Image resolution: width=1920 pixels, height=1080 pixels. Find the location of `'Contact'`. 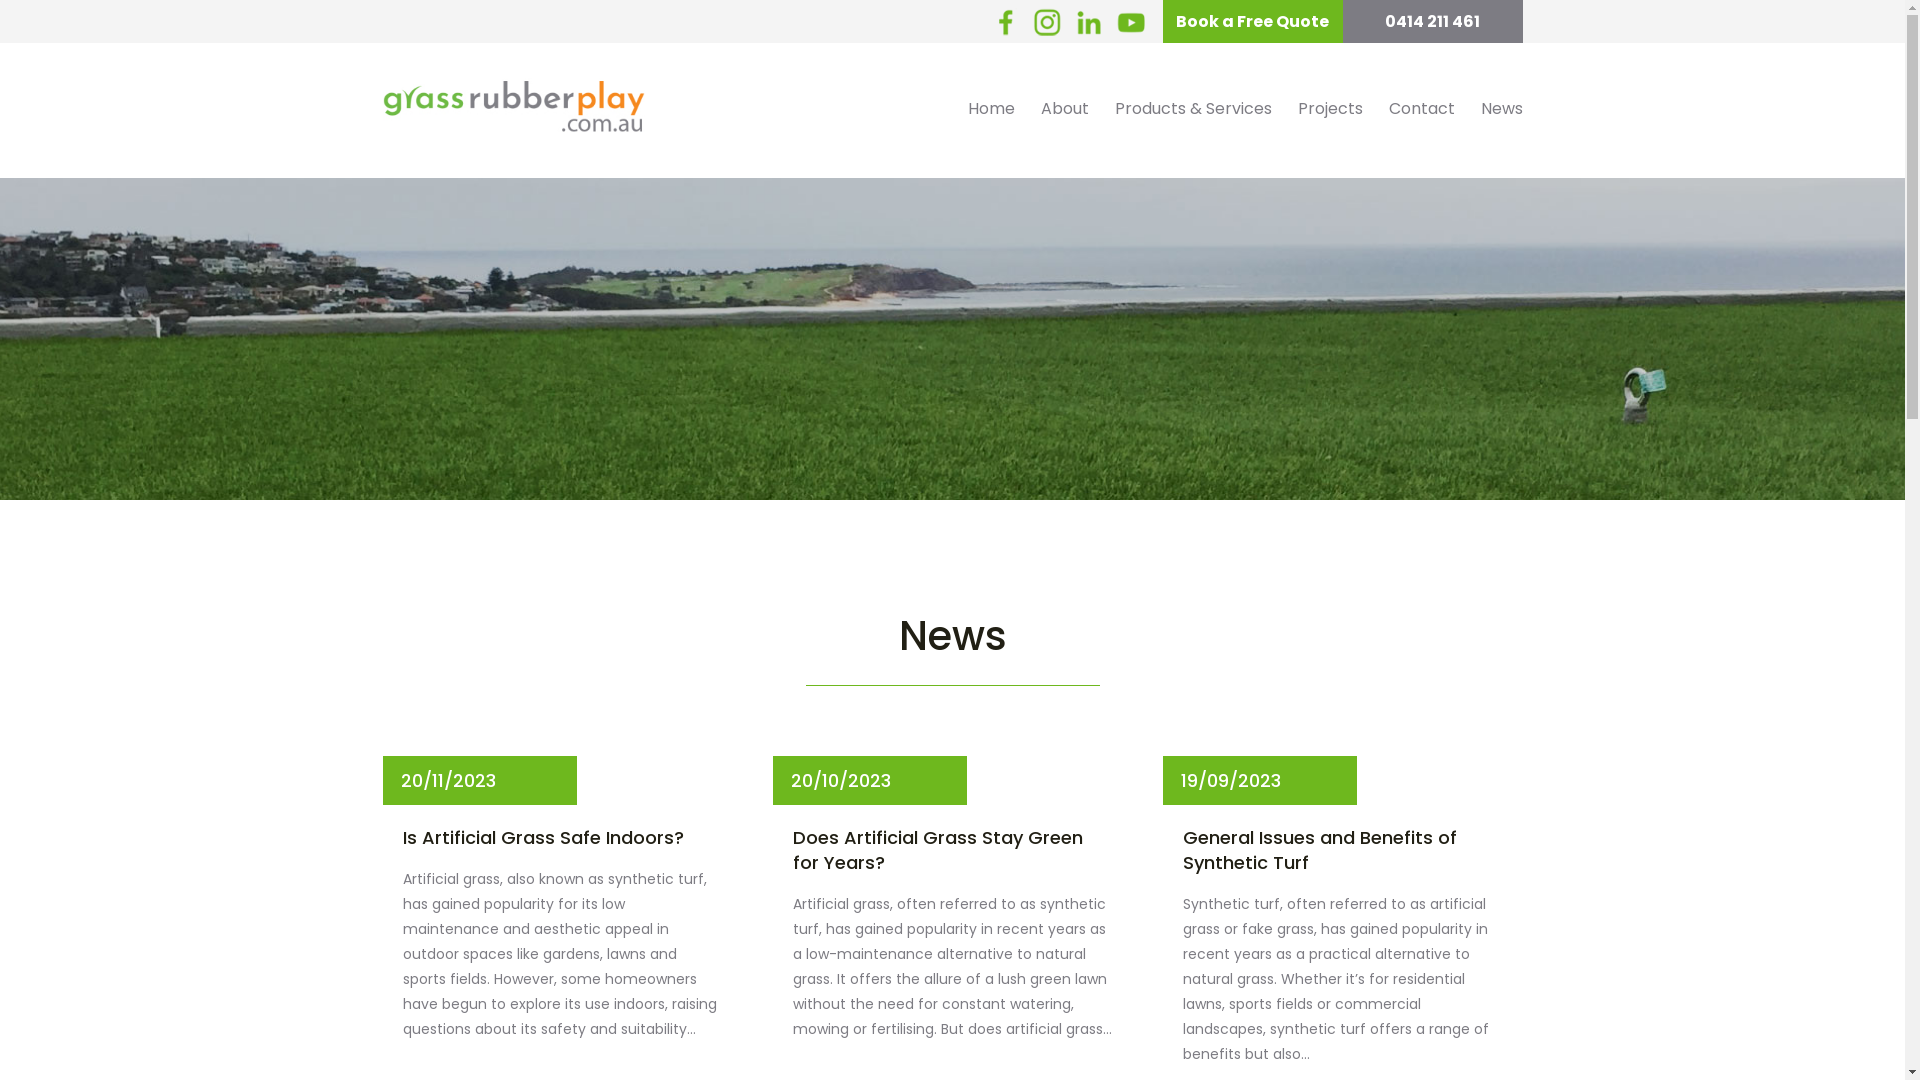

'Contact' is located at coordinates (1375, 108).